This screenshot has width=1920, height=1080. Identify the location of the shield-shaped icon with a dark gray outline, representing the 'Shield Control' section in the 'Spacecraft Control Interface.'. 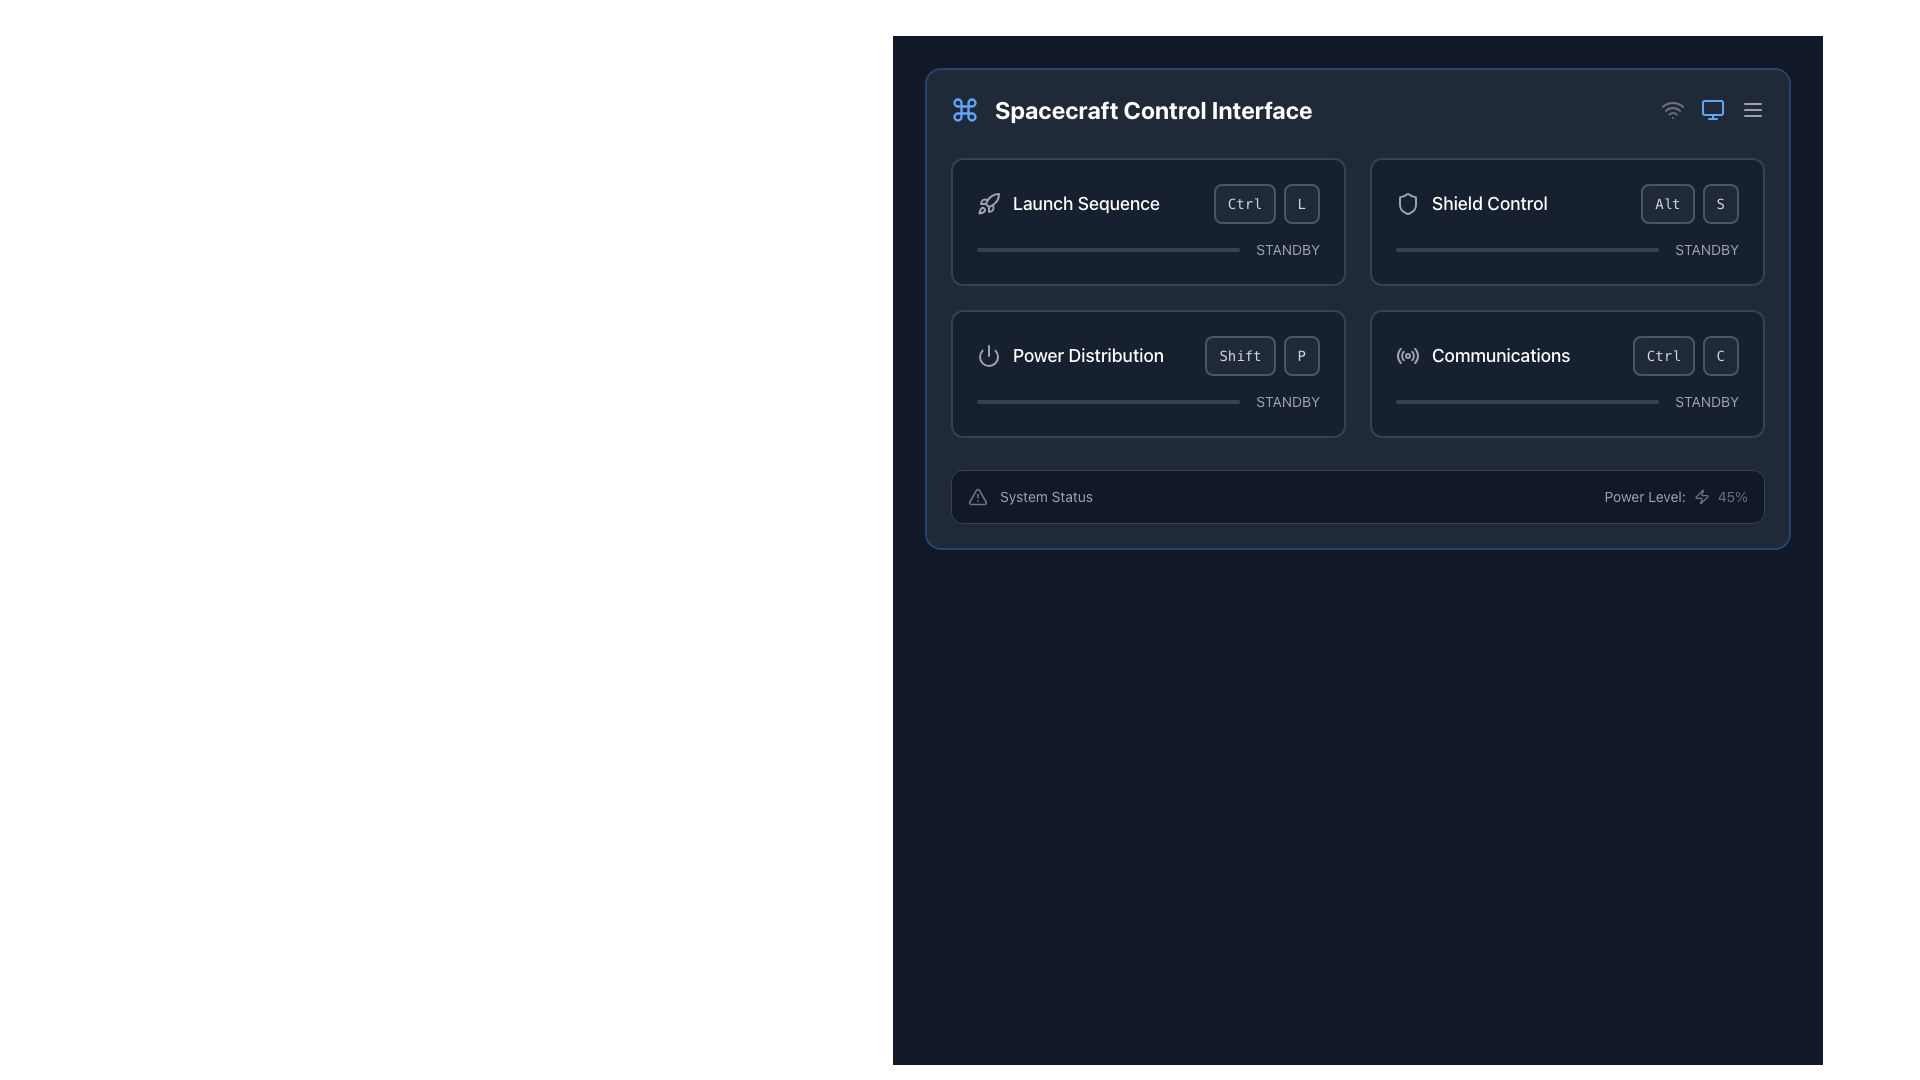
(1406, 204).